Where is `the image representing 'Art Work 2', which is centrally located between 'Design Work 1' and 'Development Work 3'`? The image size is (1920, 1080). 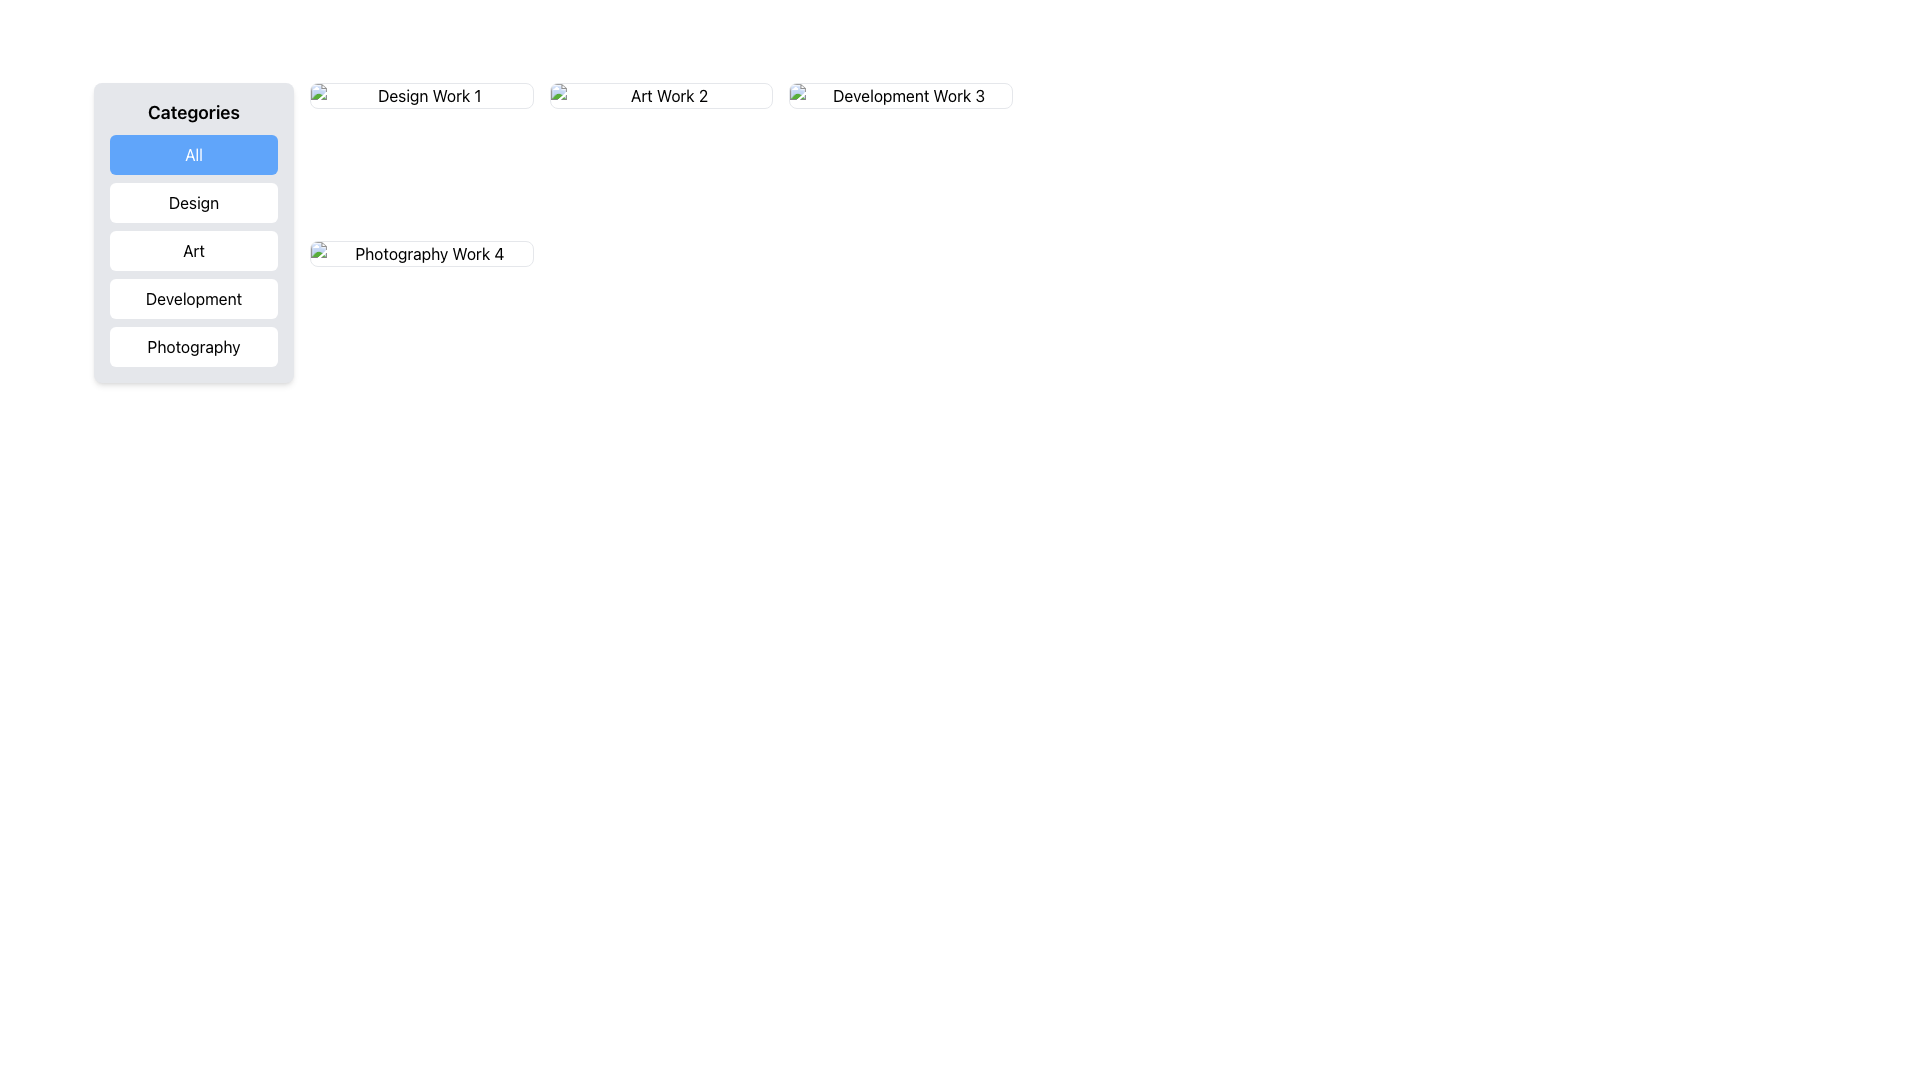 the image representing 'Art Work 2', which is centrally located between 'Design Work 1' and 'Development Work 3' is located at coordinates (661, 96).